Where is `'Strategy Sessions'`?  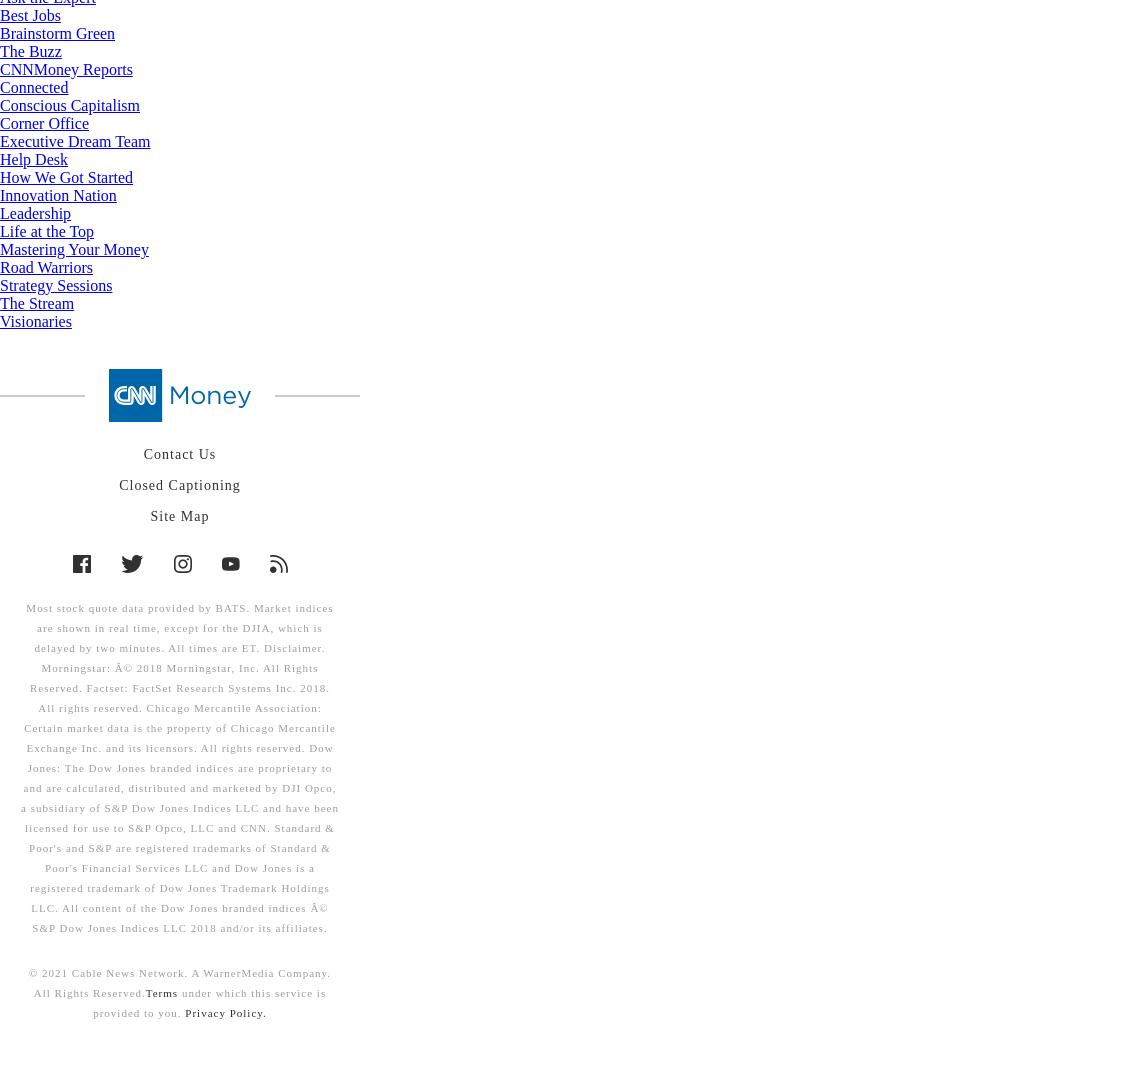
'Strategy Sessions' is located at coordinates (55, 284).